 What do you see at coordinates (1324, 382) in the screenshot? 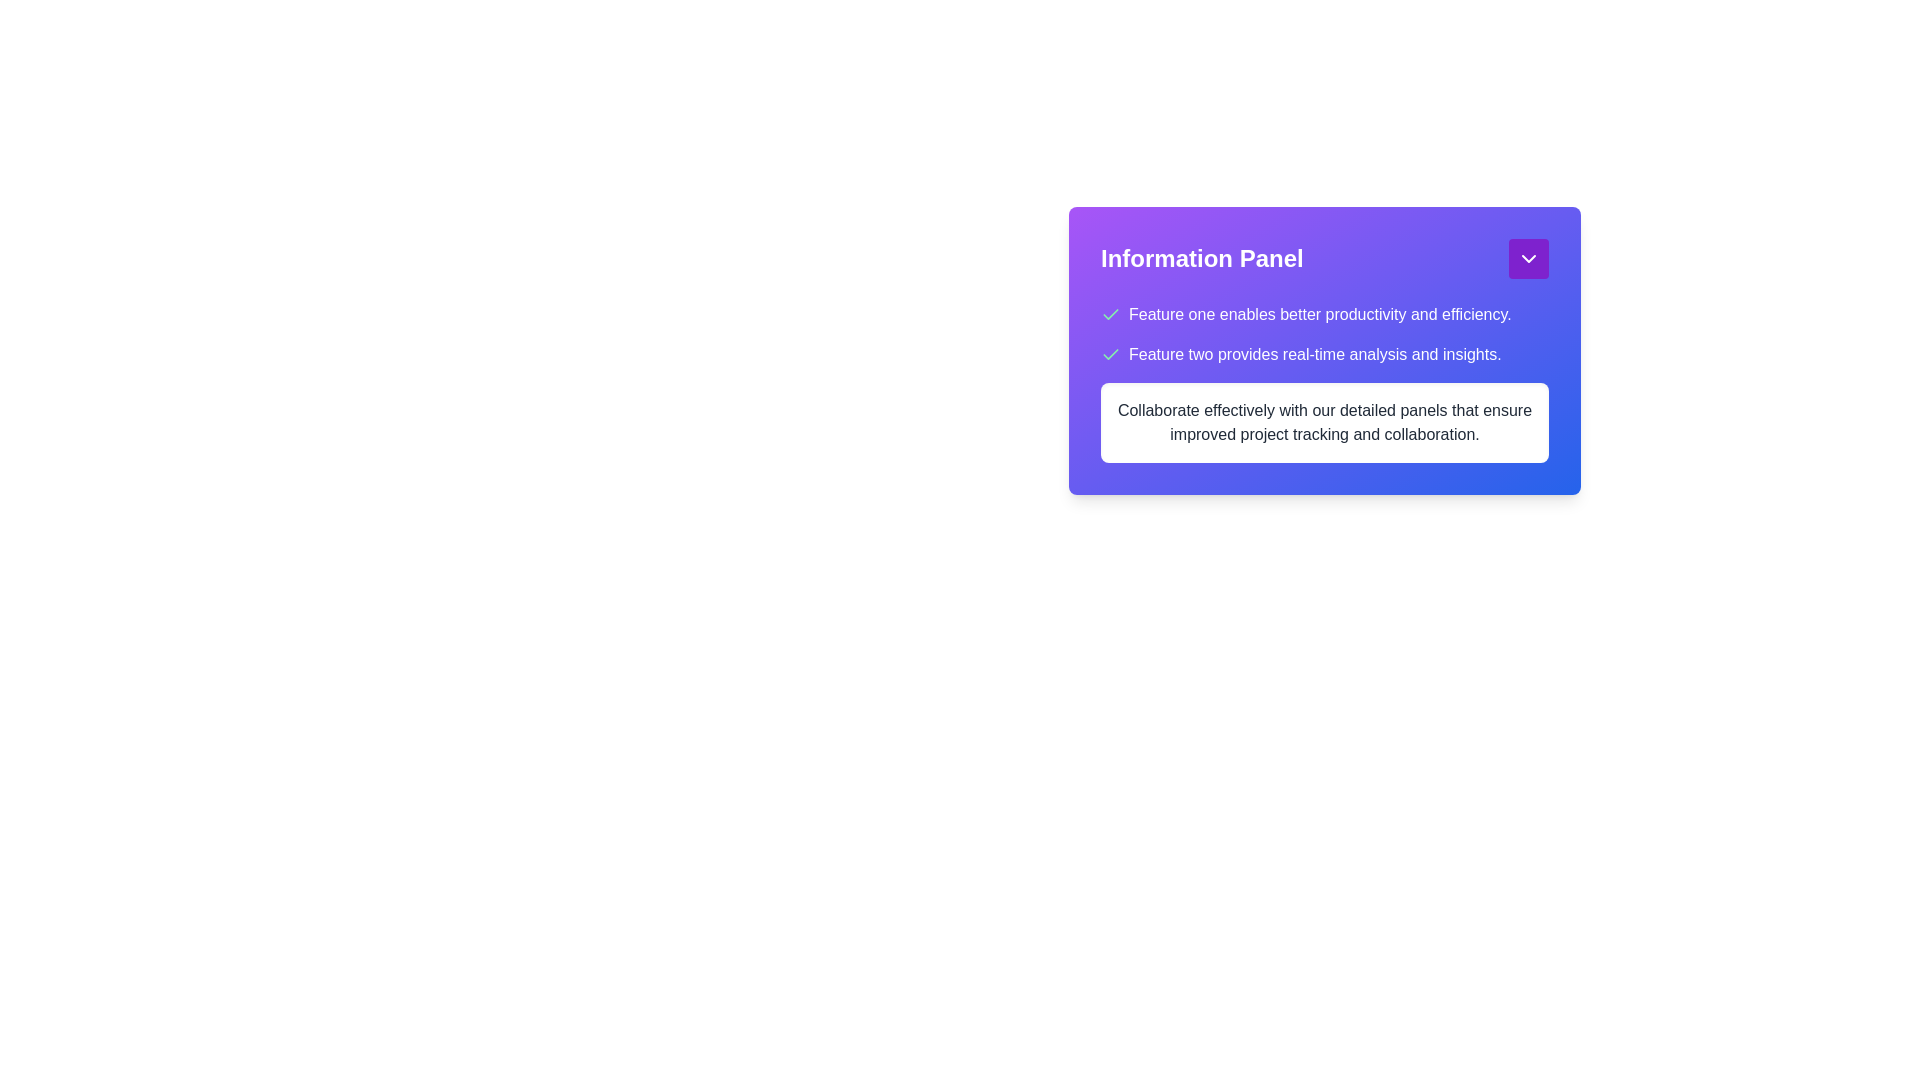
I see `the text block that reads 'Collaborate effectively with our detailed panels that ensure improved project tracking and collaboration', which is inside a white rounded box on a purple background` at bounding box center [1324, 382].